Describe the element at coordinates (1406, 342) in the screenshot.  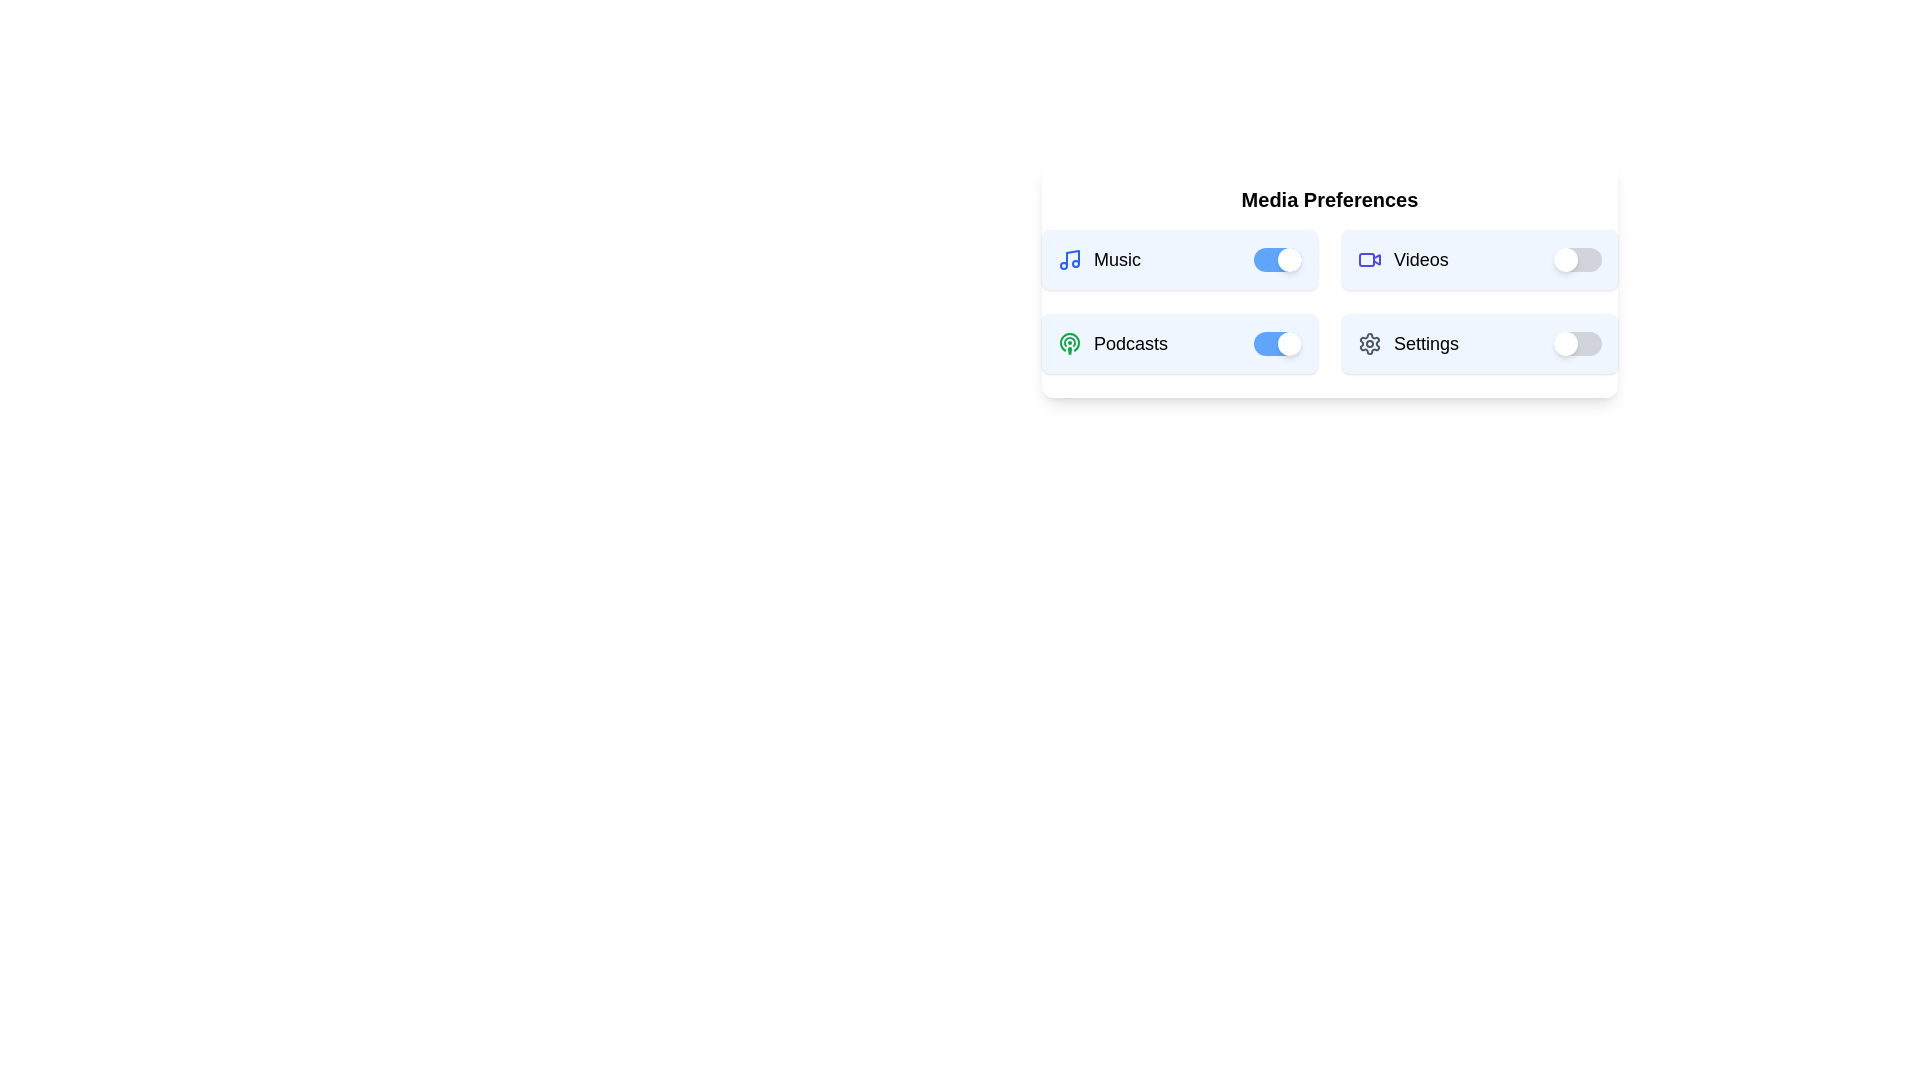
I see `the 'Settings' text` at that location.